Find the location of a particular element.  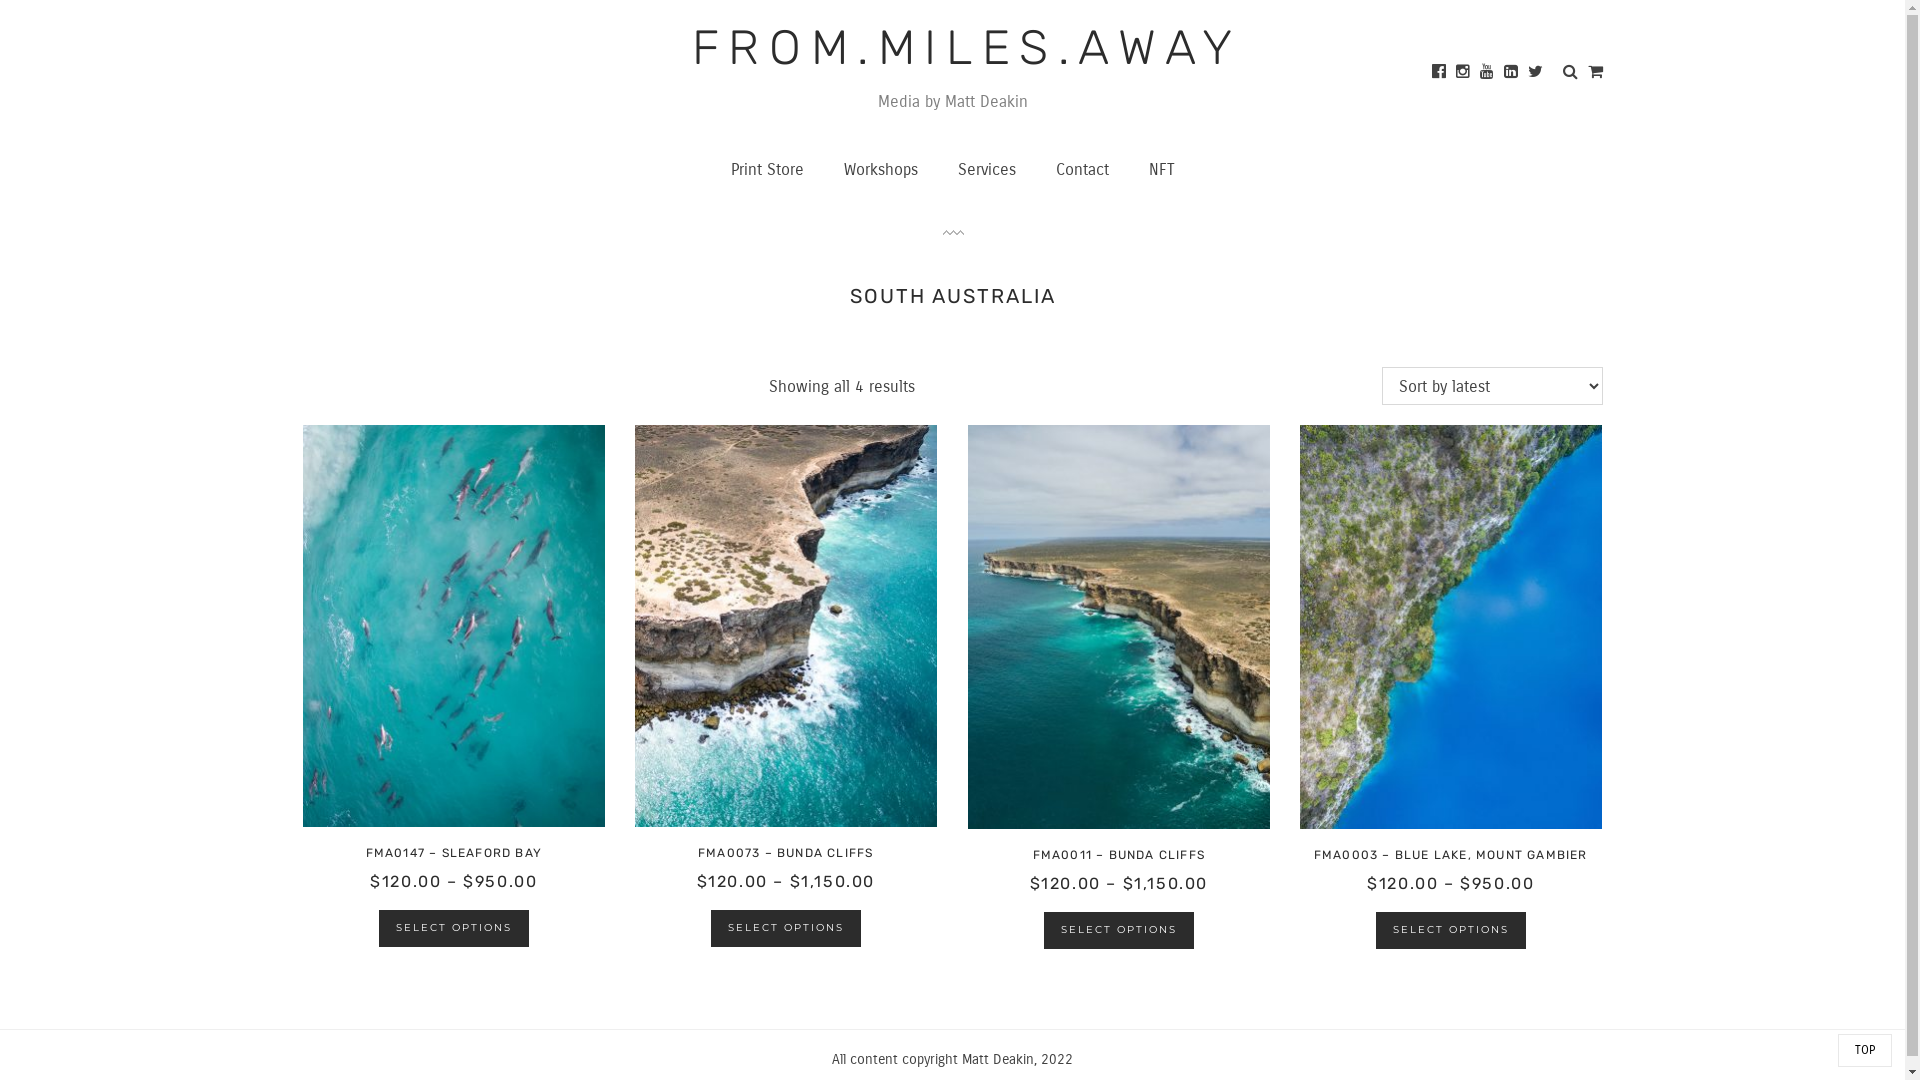

'FROM.MILES.AWAY' is located at coordinates (966, 46).